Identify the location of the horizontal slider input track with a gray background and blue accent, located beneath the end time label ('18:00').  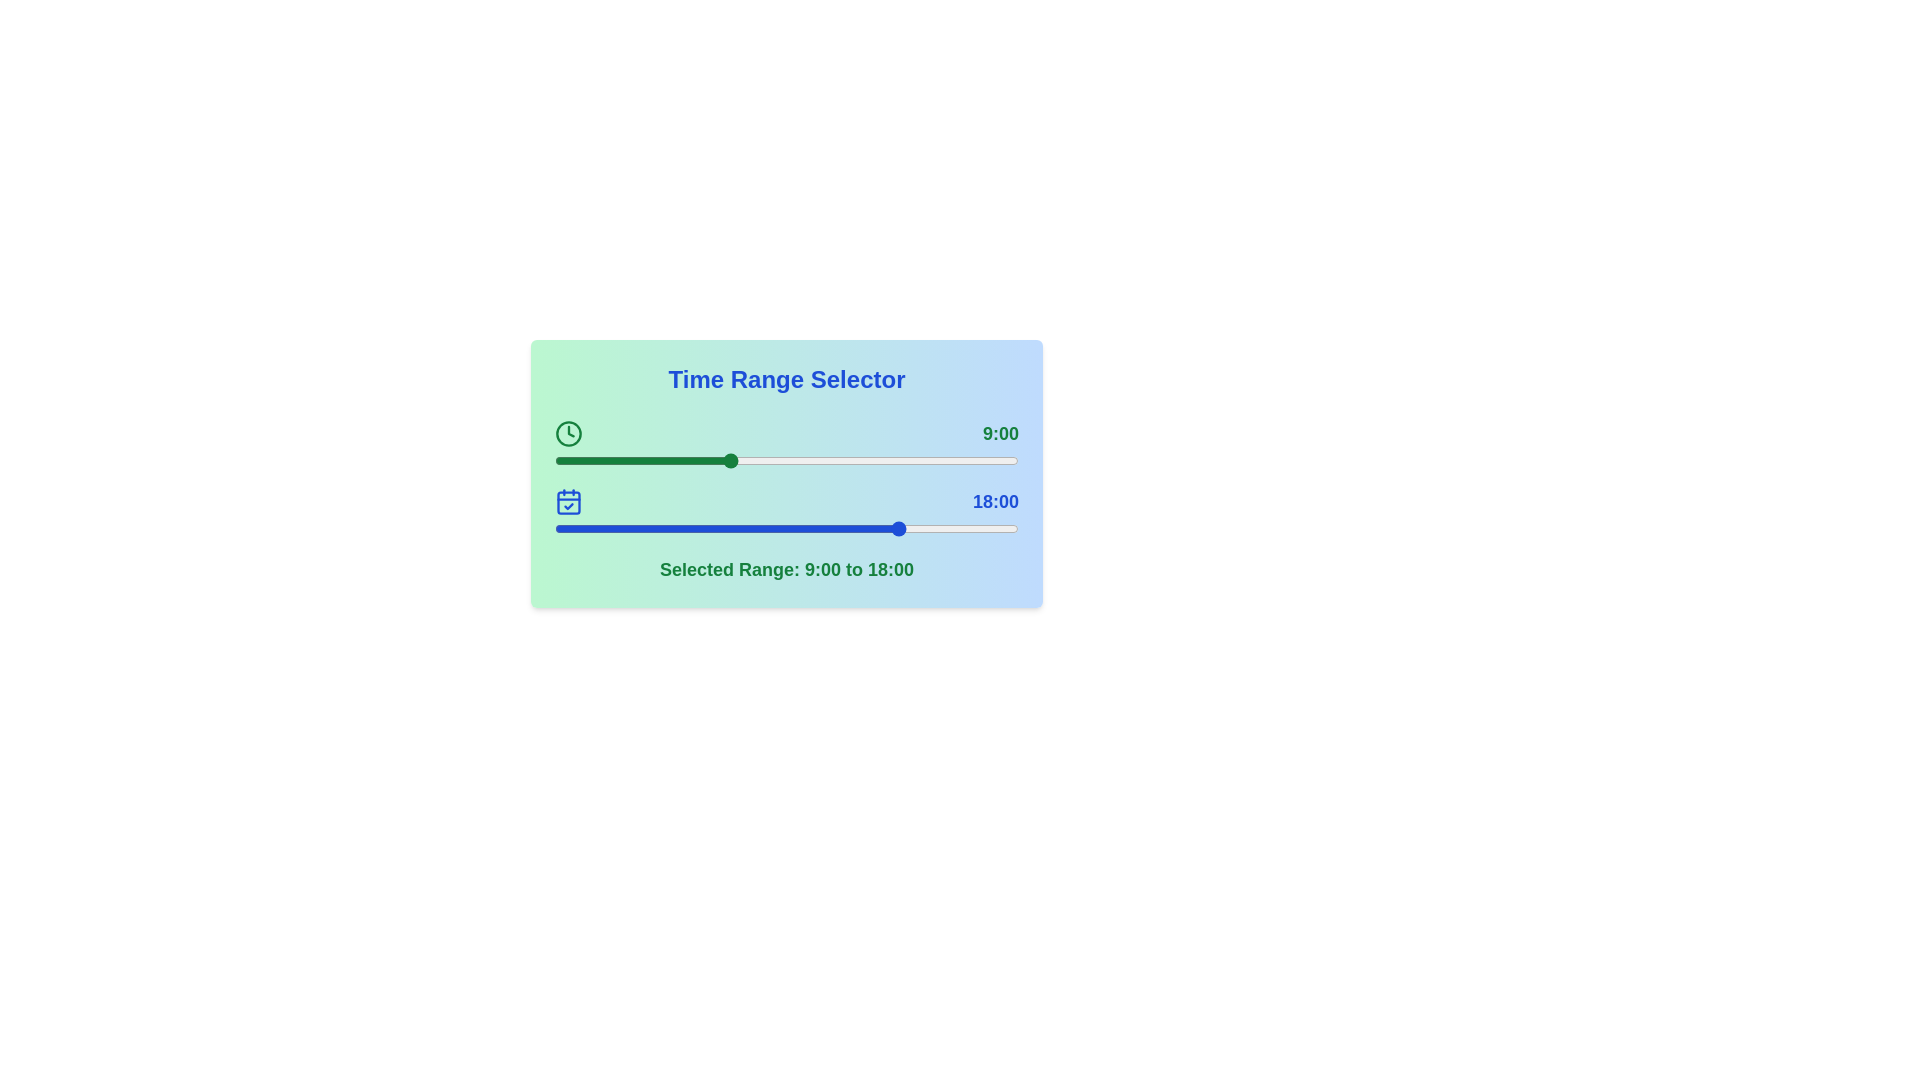
(786, 527).